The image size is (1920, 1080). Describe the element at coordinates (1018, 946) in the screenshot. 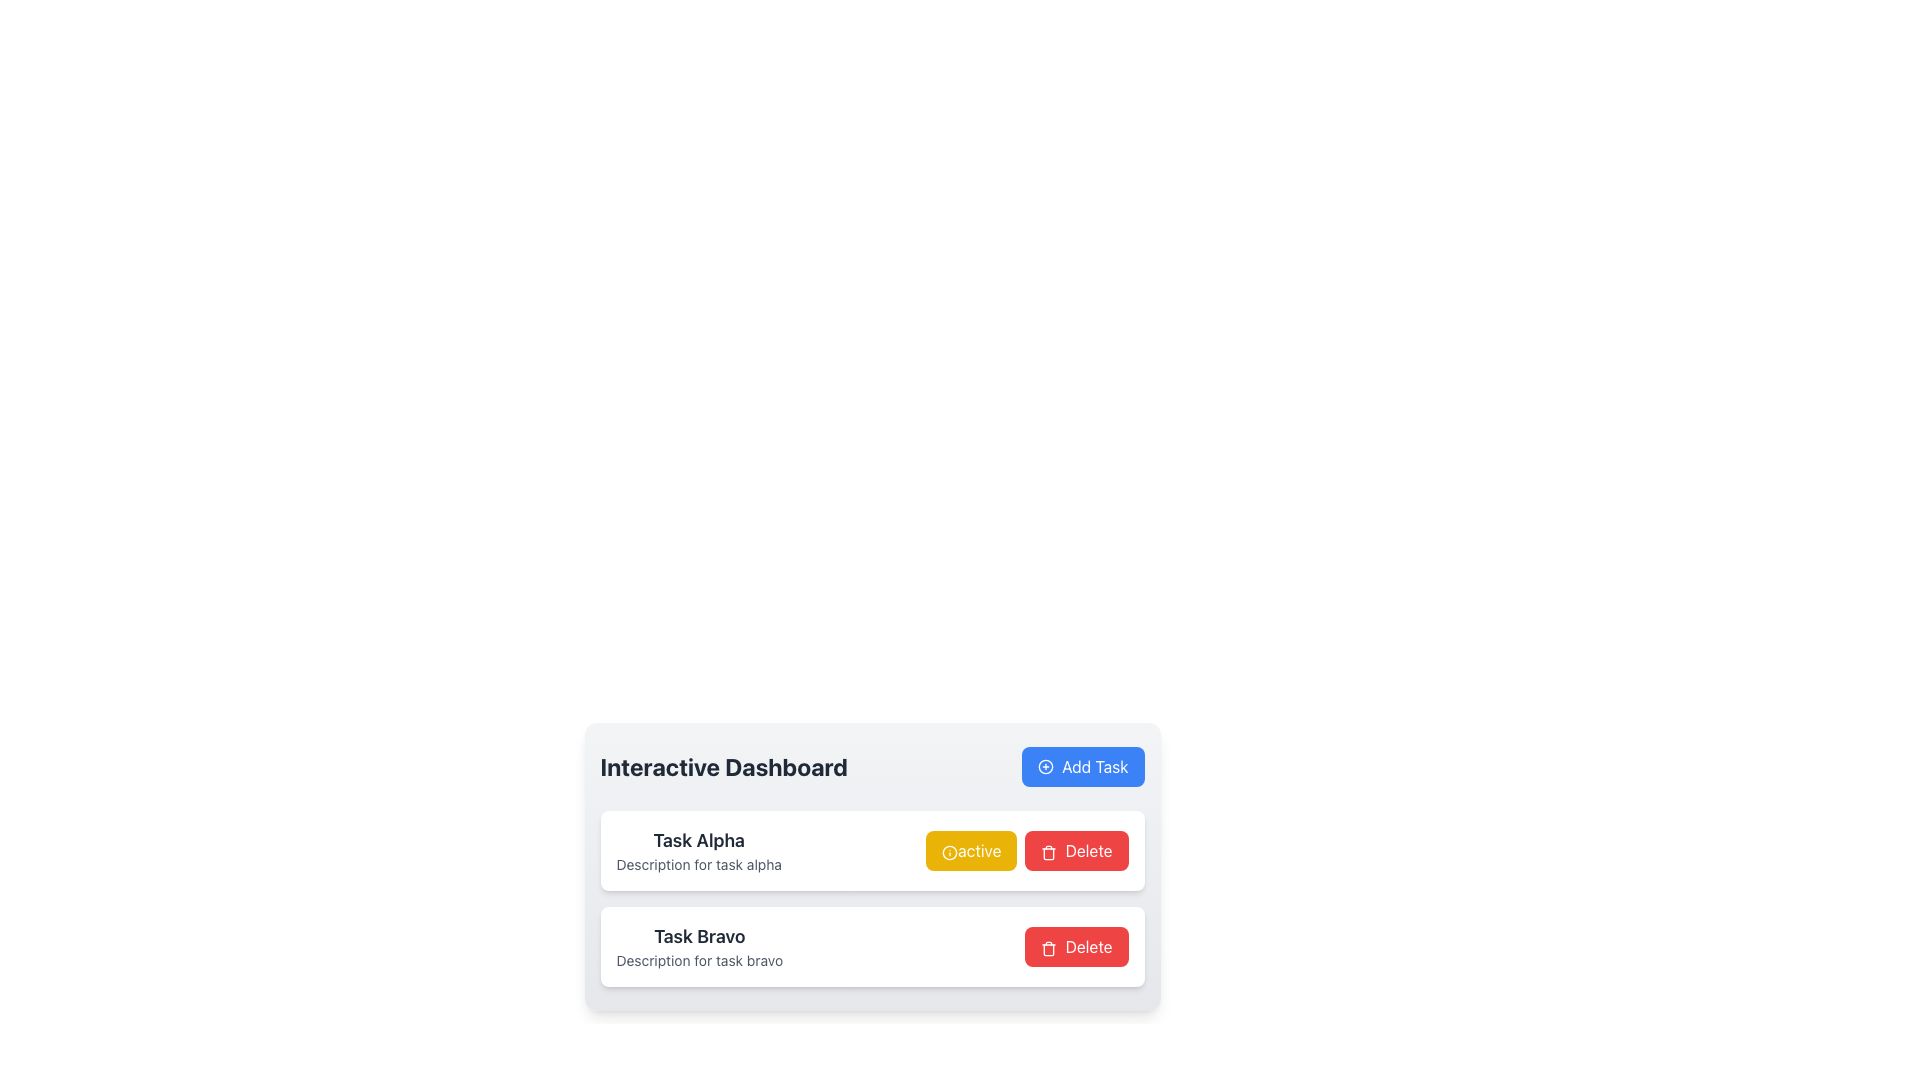

I see `the interactive status indicator and button` at that location.